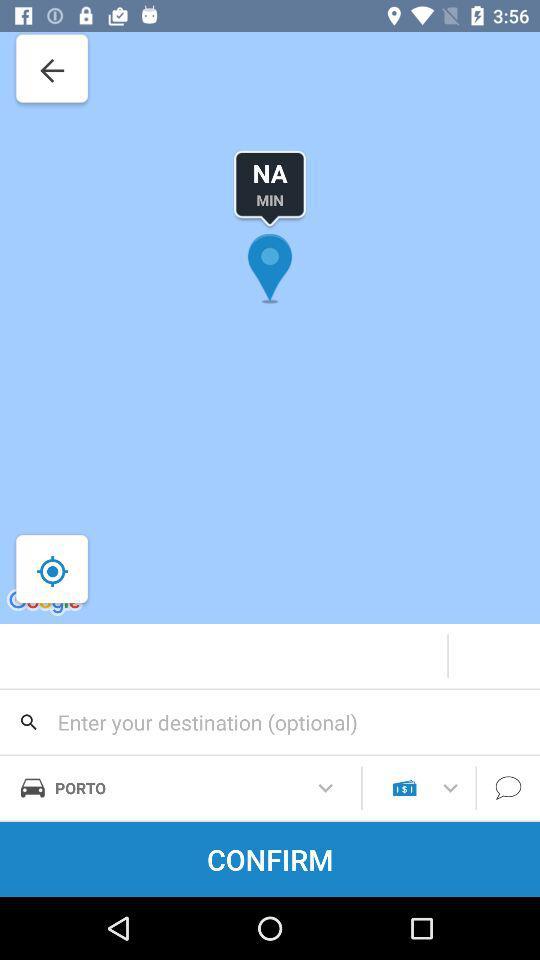  What do you see at coordinates (52, 571) in the screenshot?
I see `the location_crosshair icon` at bounding box center [52, 571].